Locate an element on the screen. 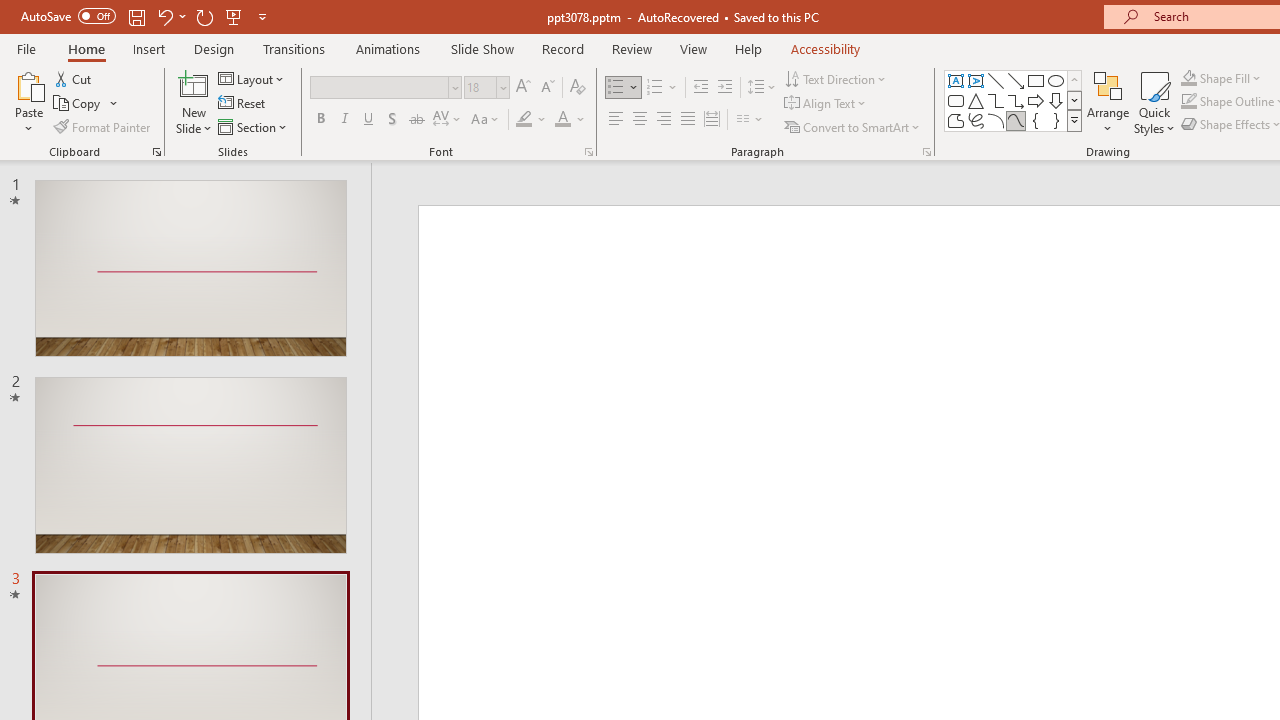 The image size is (1280, 720). 'New Slide' is located at coordinates (193, 103).